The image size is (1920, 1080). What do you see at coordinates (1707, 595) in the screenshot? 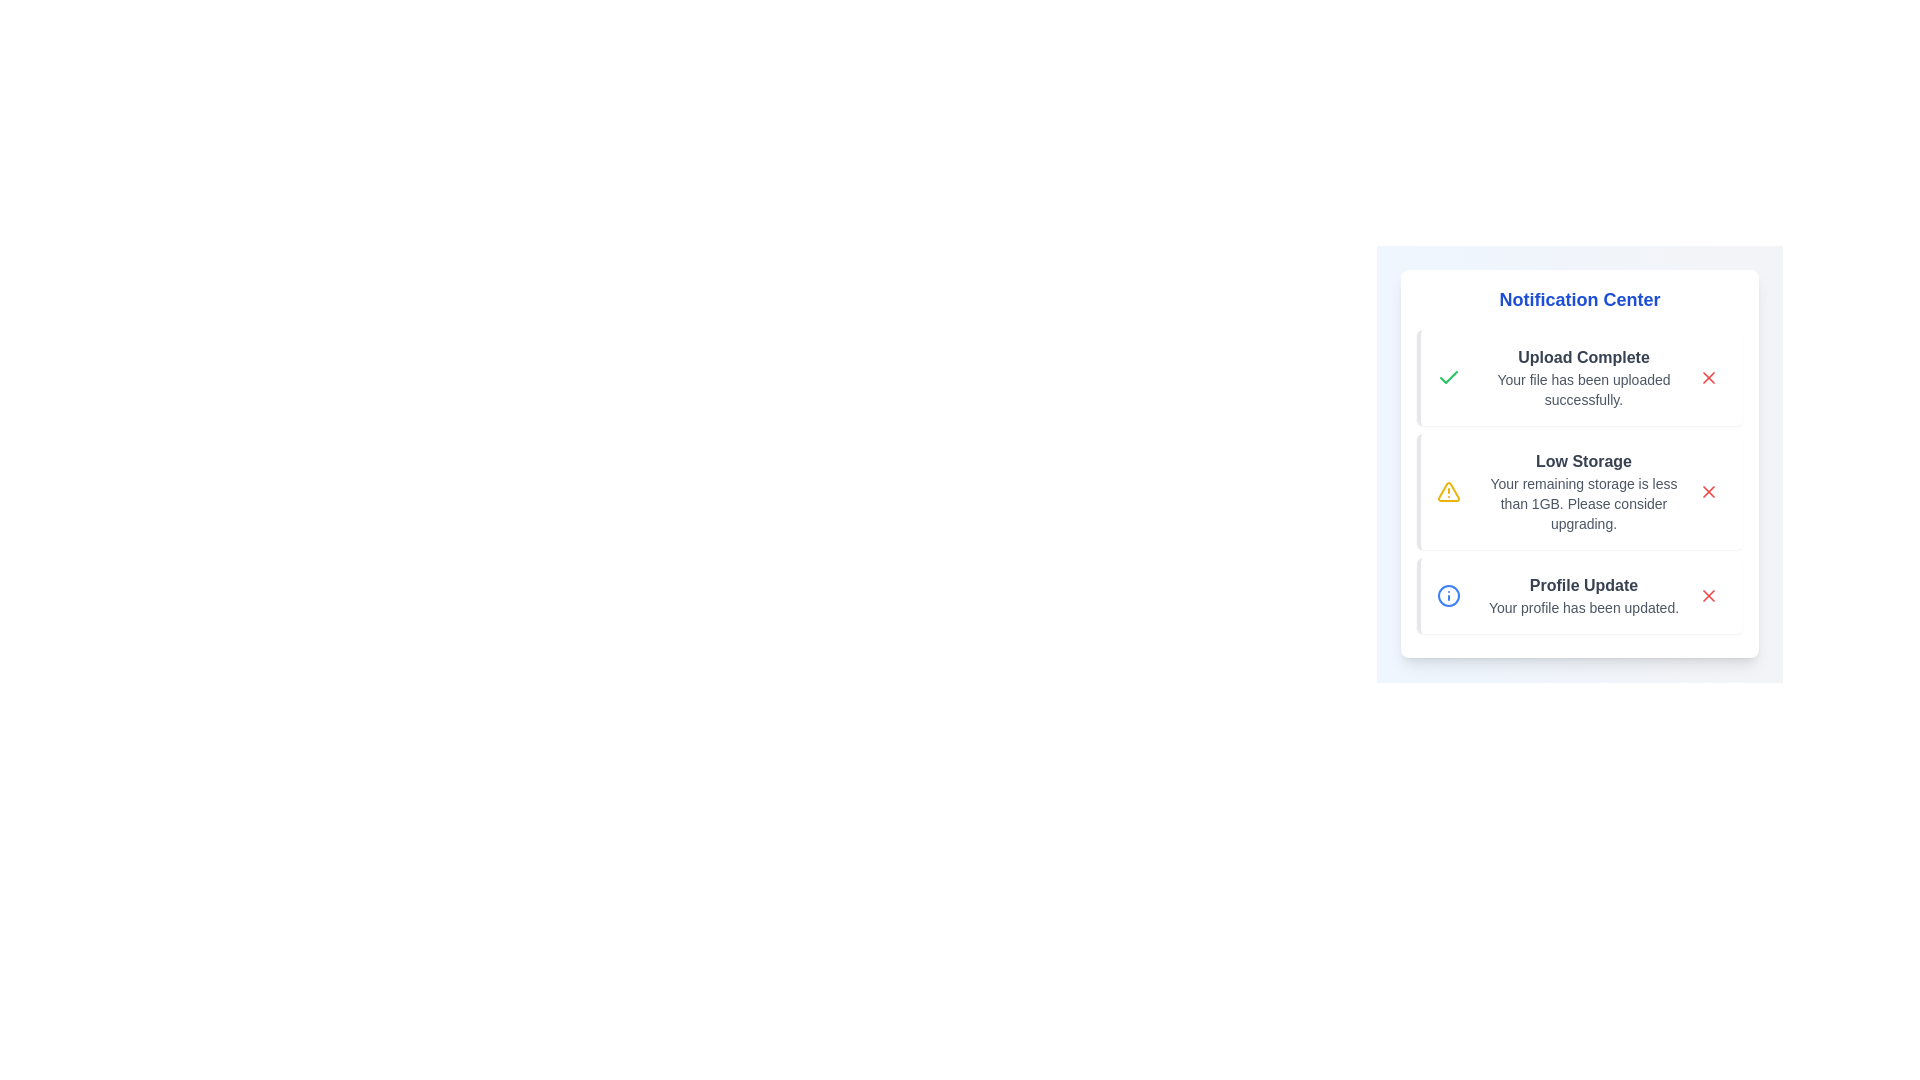
I see `the dismiss button on the 'Profile Update' notification` at bounding box center [1707, 595].